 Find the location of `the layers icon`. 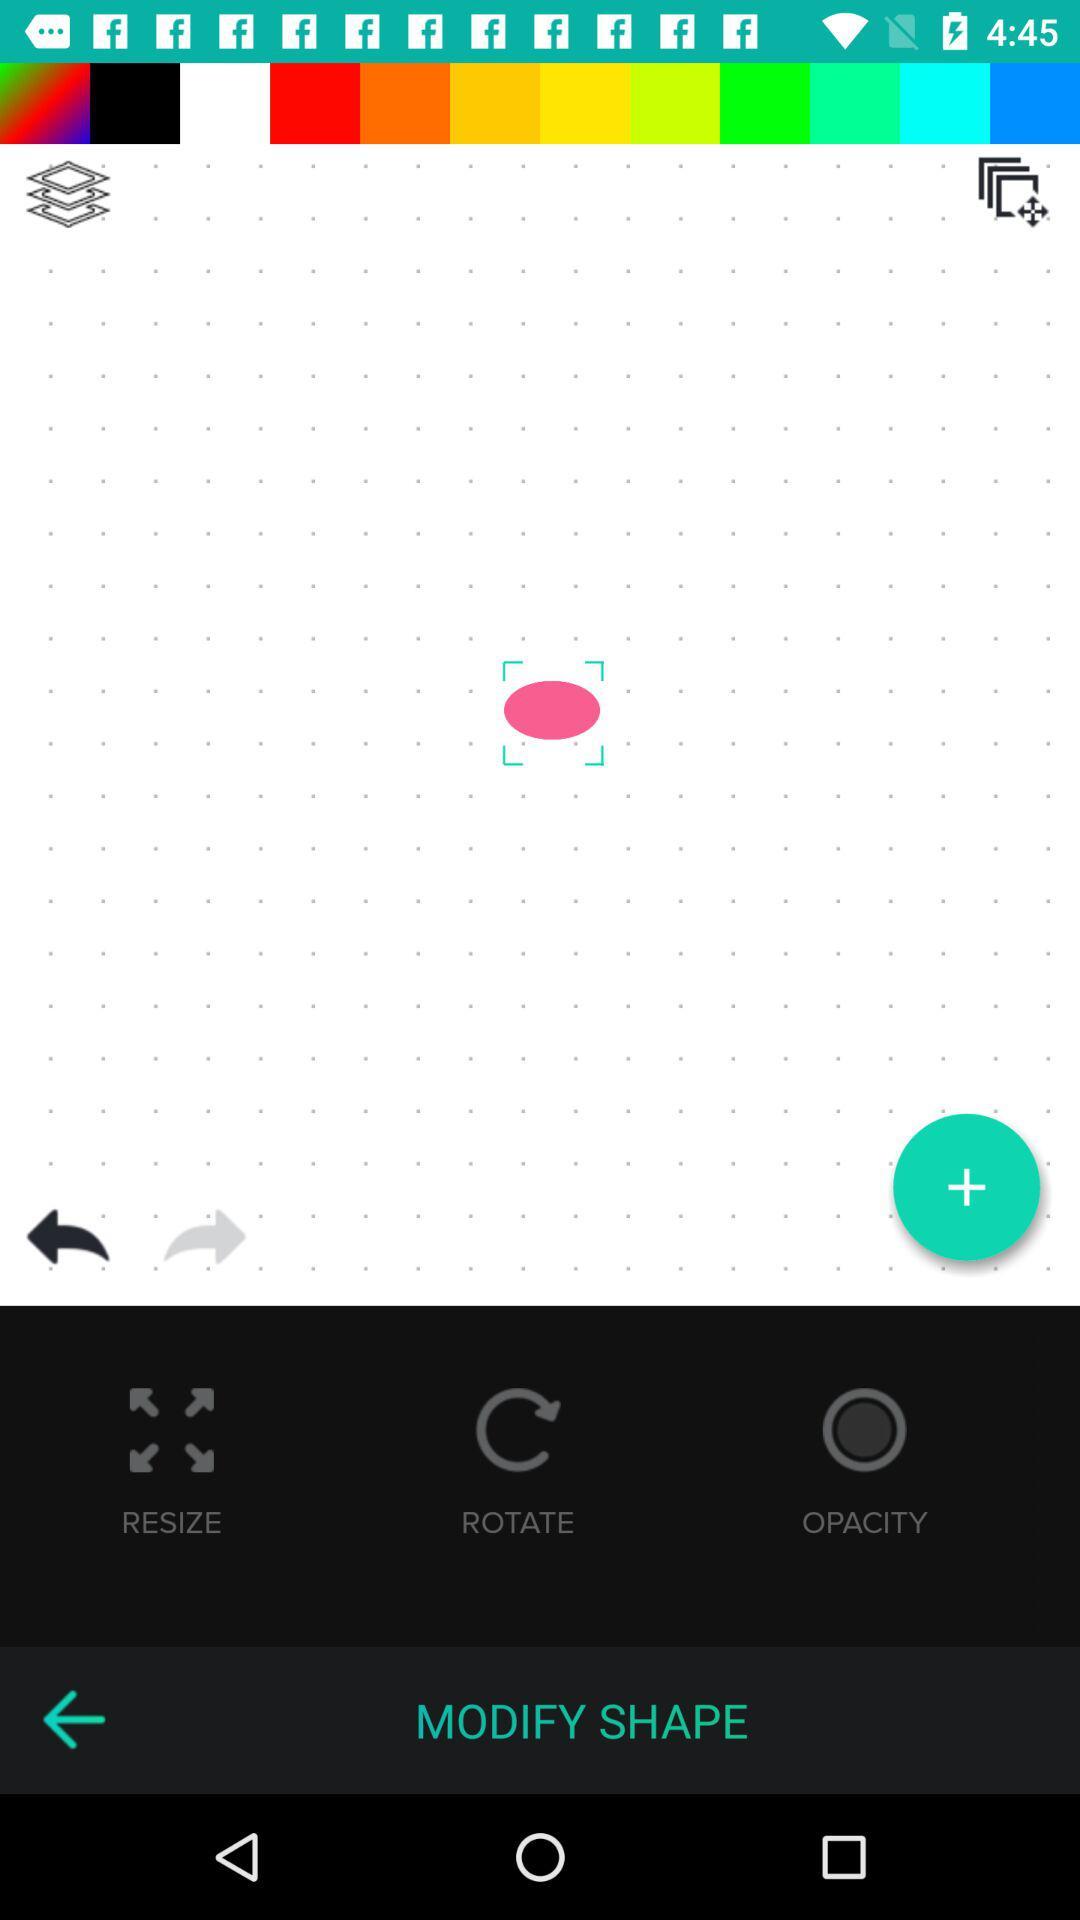

the layers icon is located at coordinates (67, 194).